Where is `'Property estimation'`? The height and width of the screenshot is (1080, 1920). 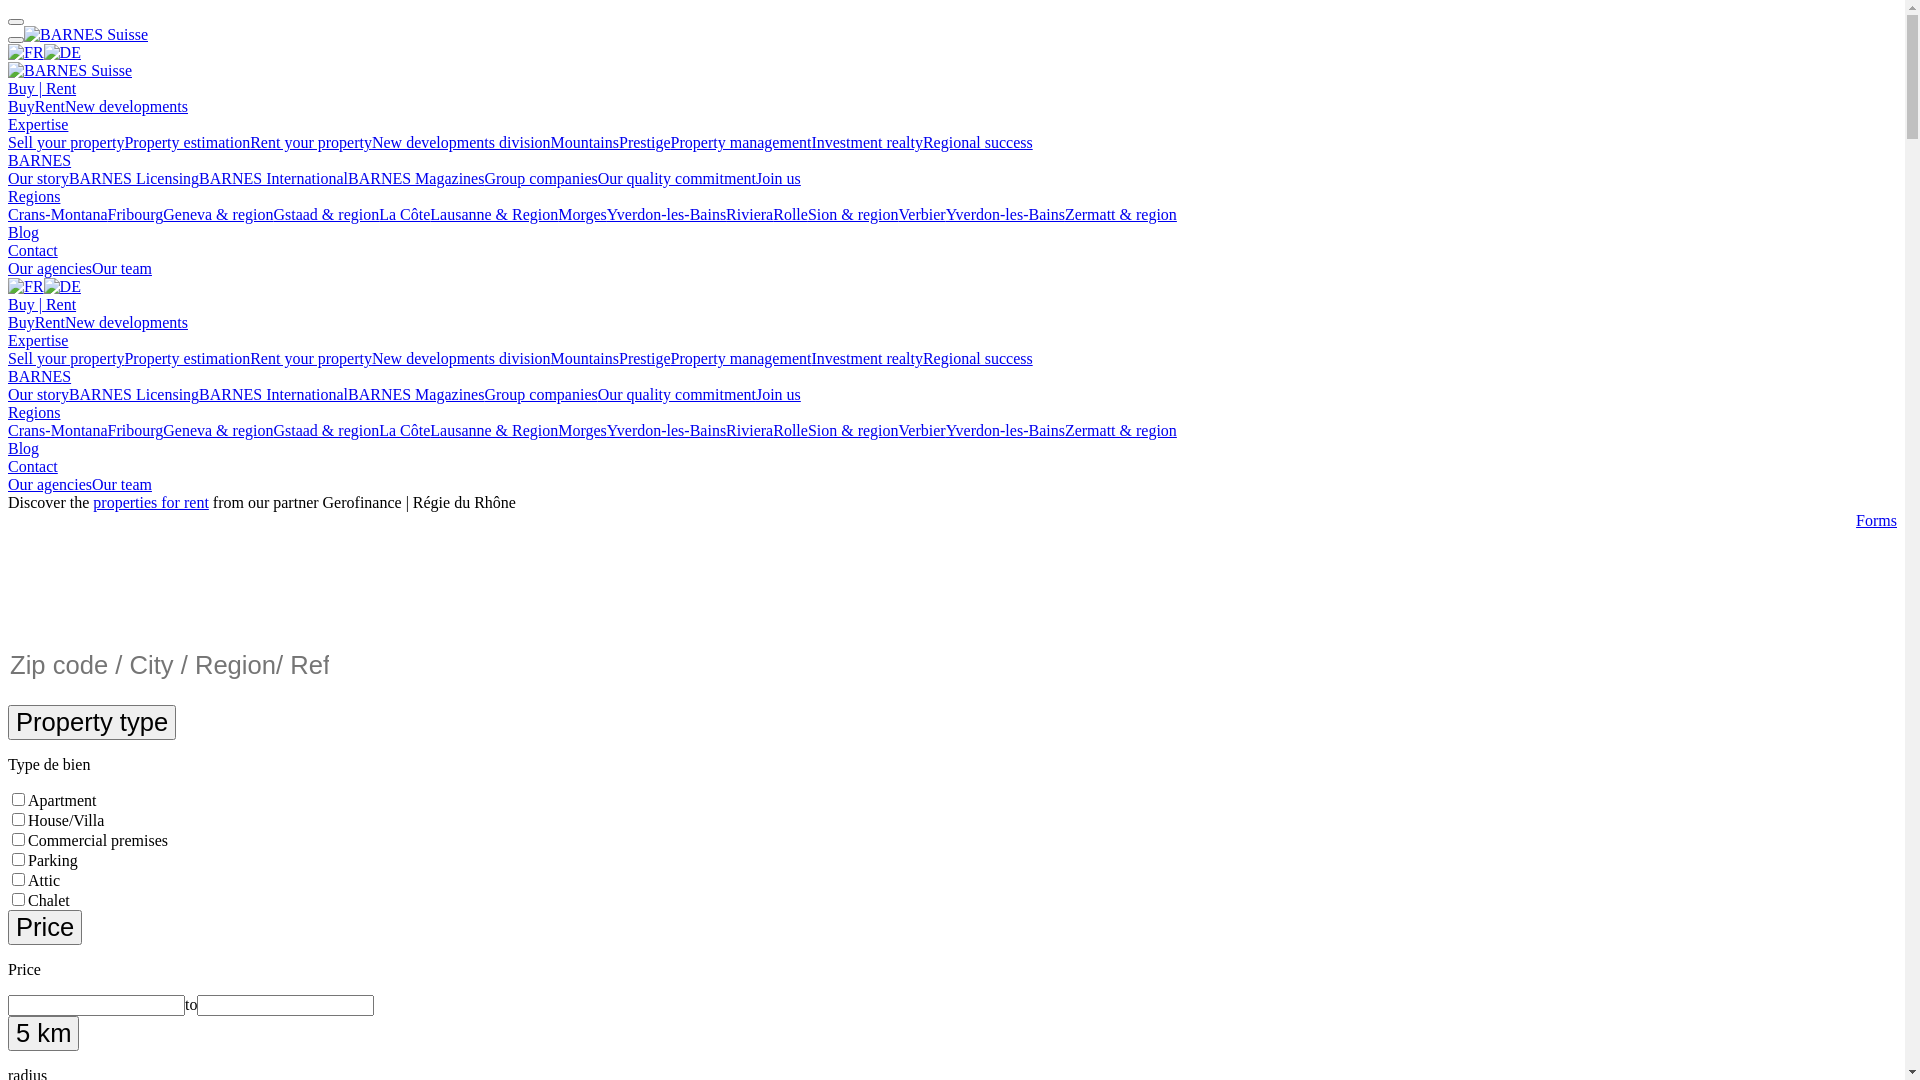
'Property estimation' is located at coordinates (187, 141).